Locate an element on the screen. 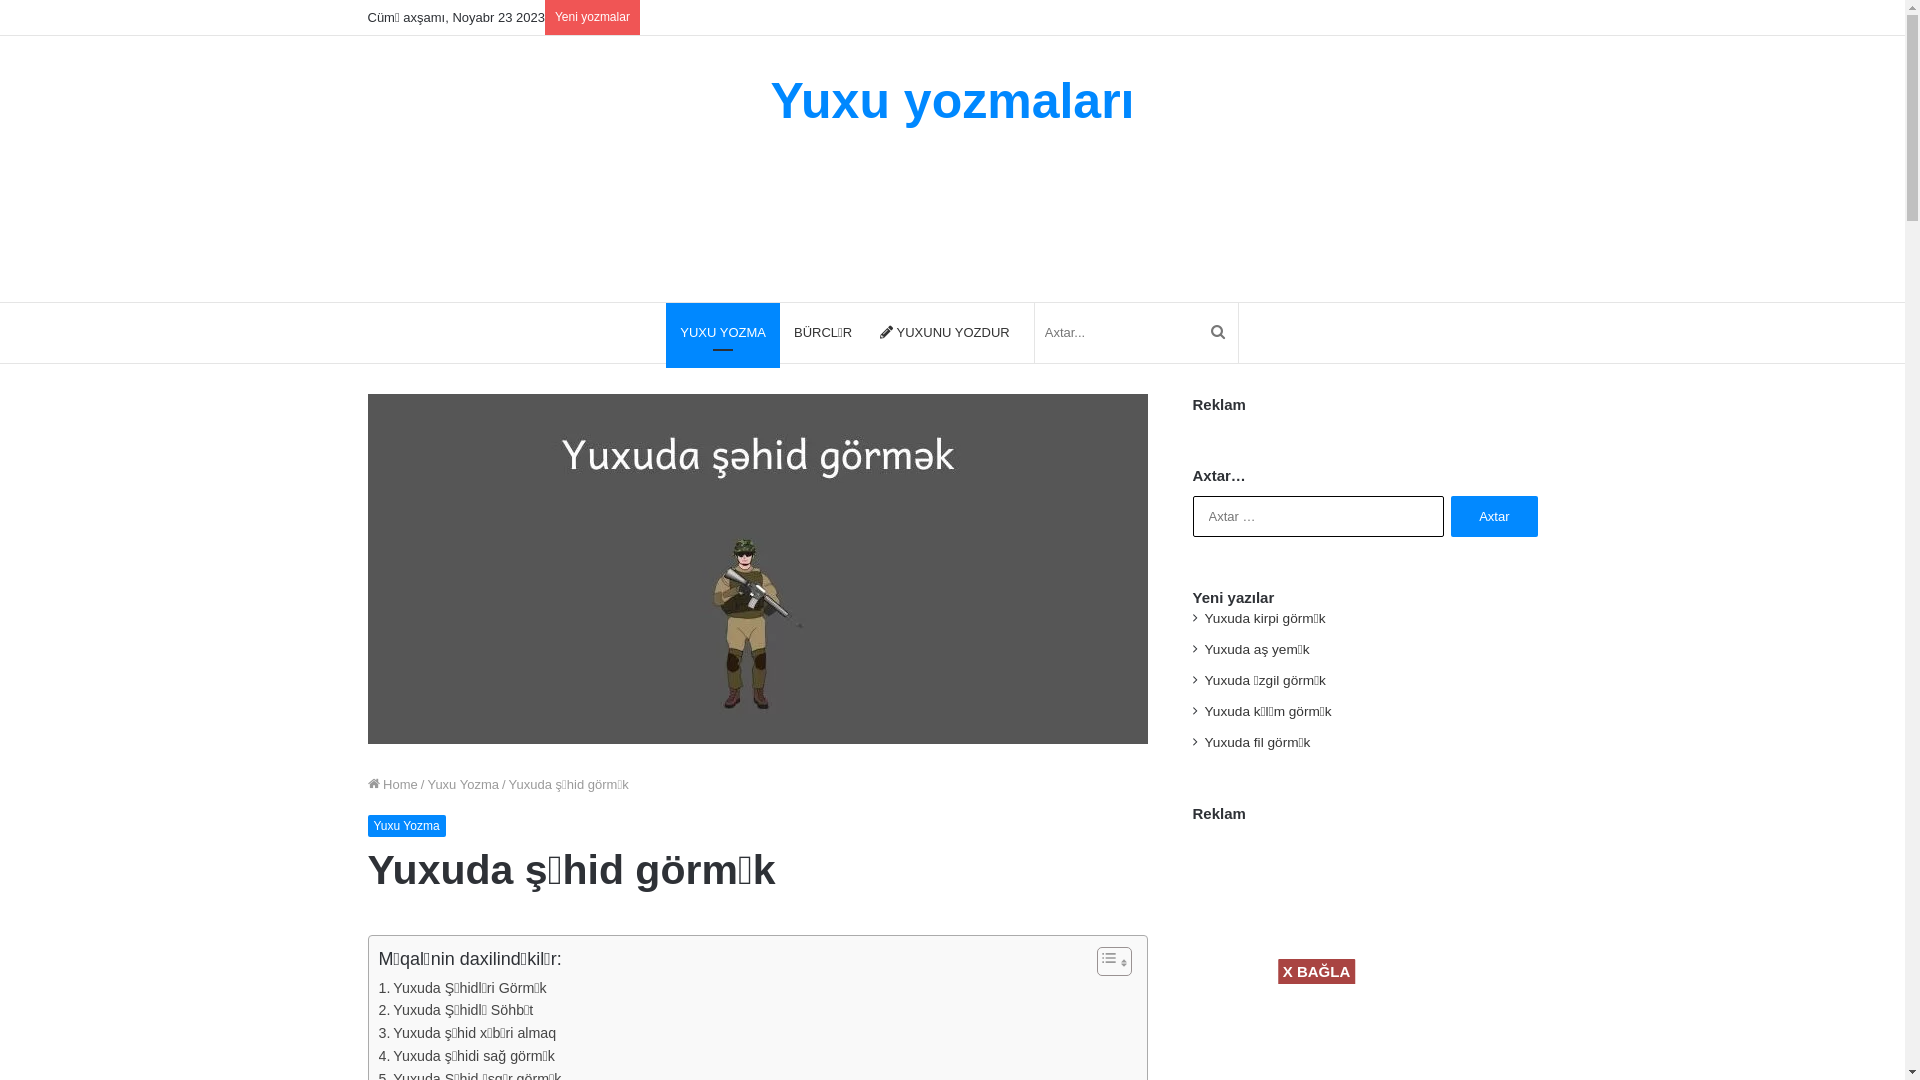  'Axtar' is located at coordinates (1450, 515).